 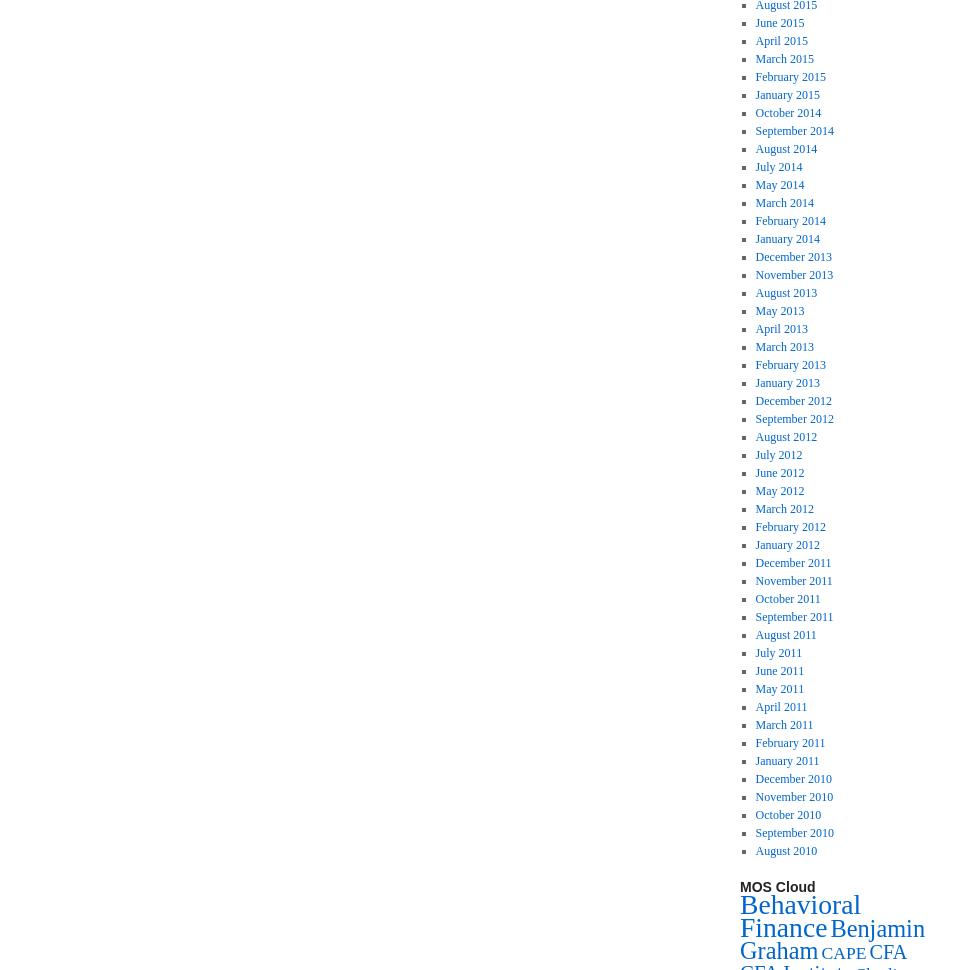 I want to click on 'July 2014', so click(x=778, y=166).